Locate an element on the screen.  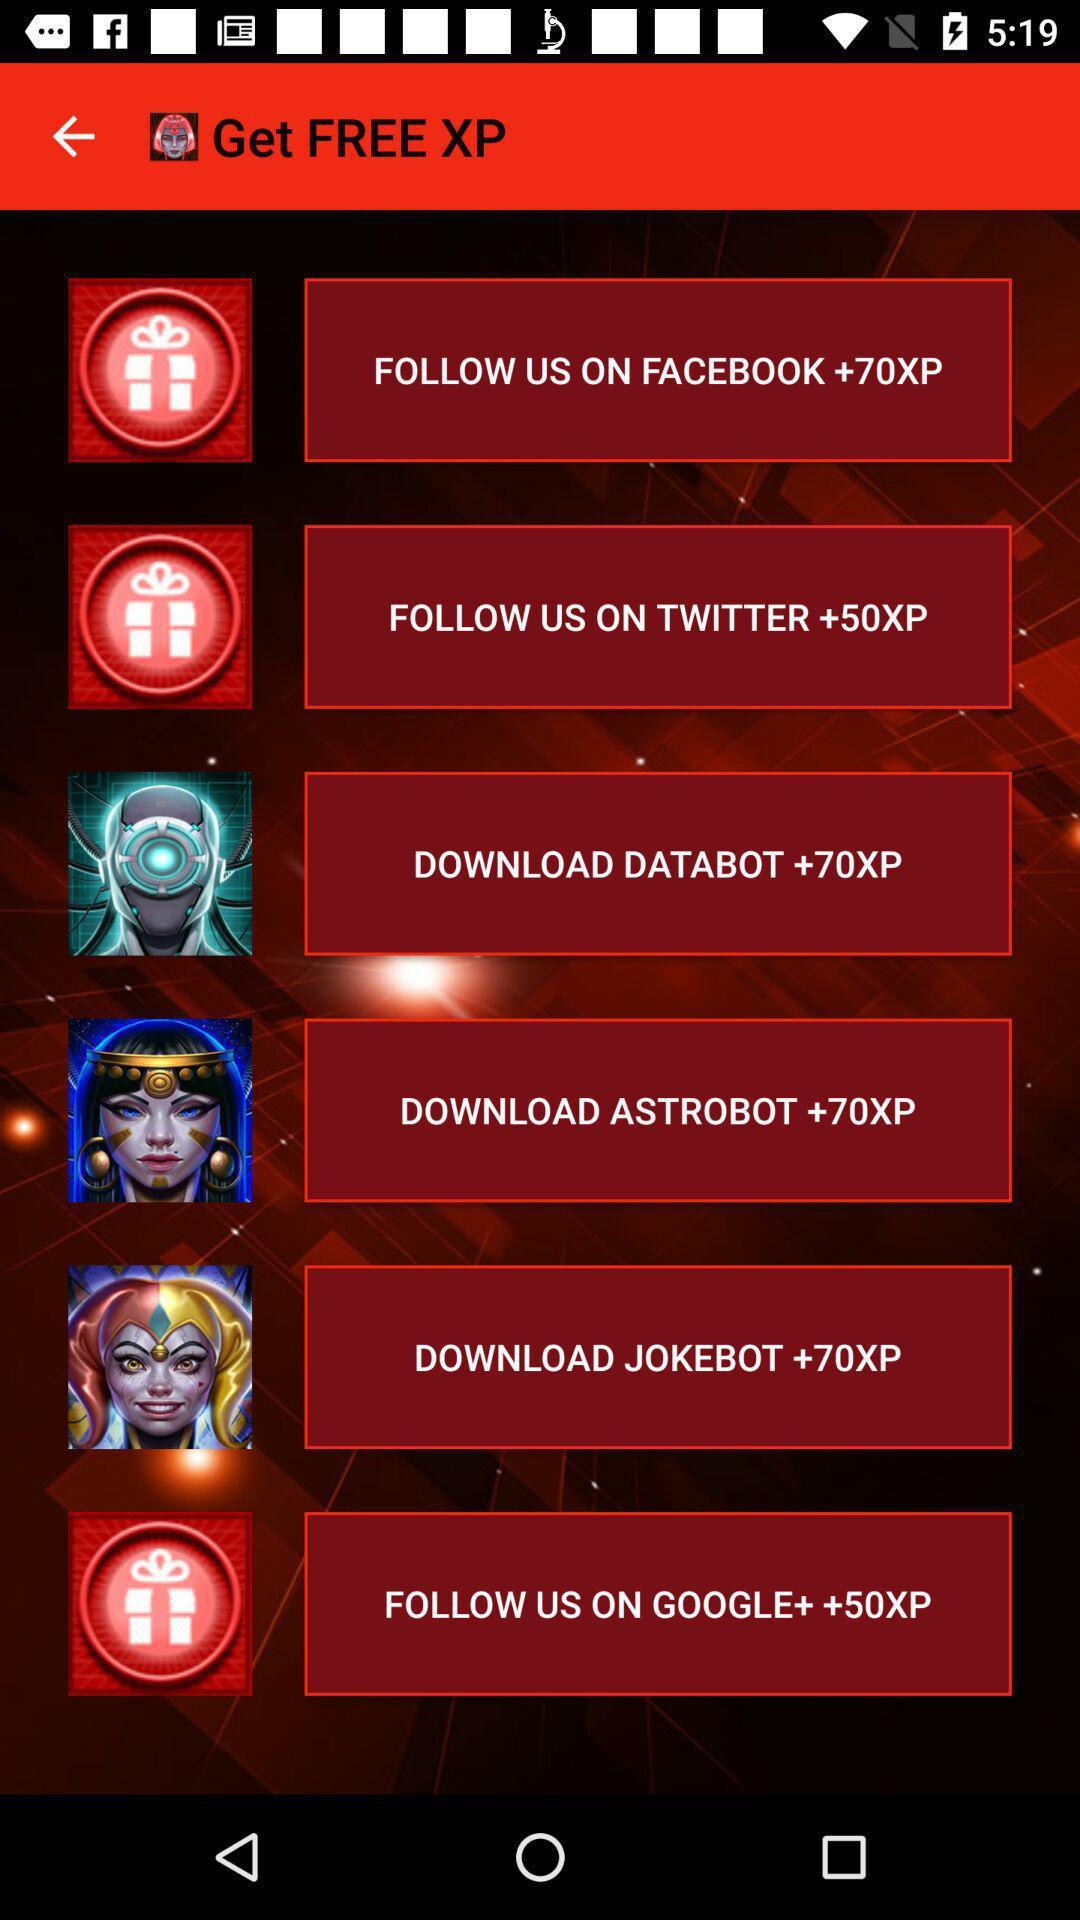
follow on google is located at coordinates (159, 1603).